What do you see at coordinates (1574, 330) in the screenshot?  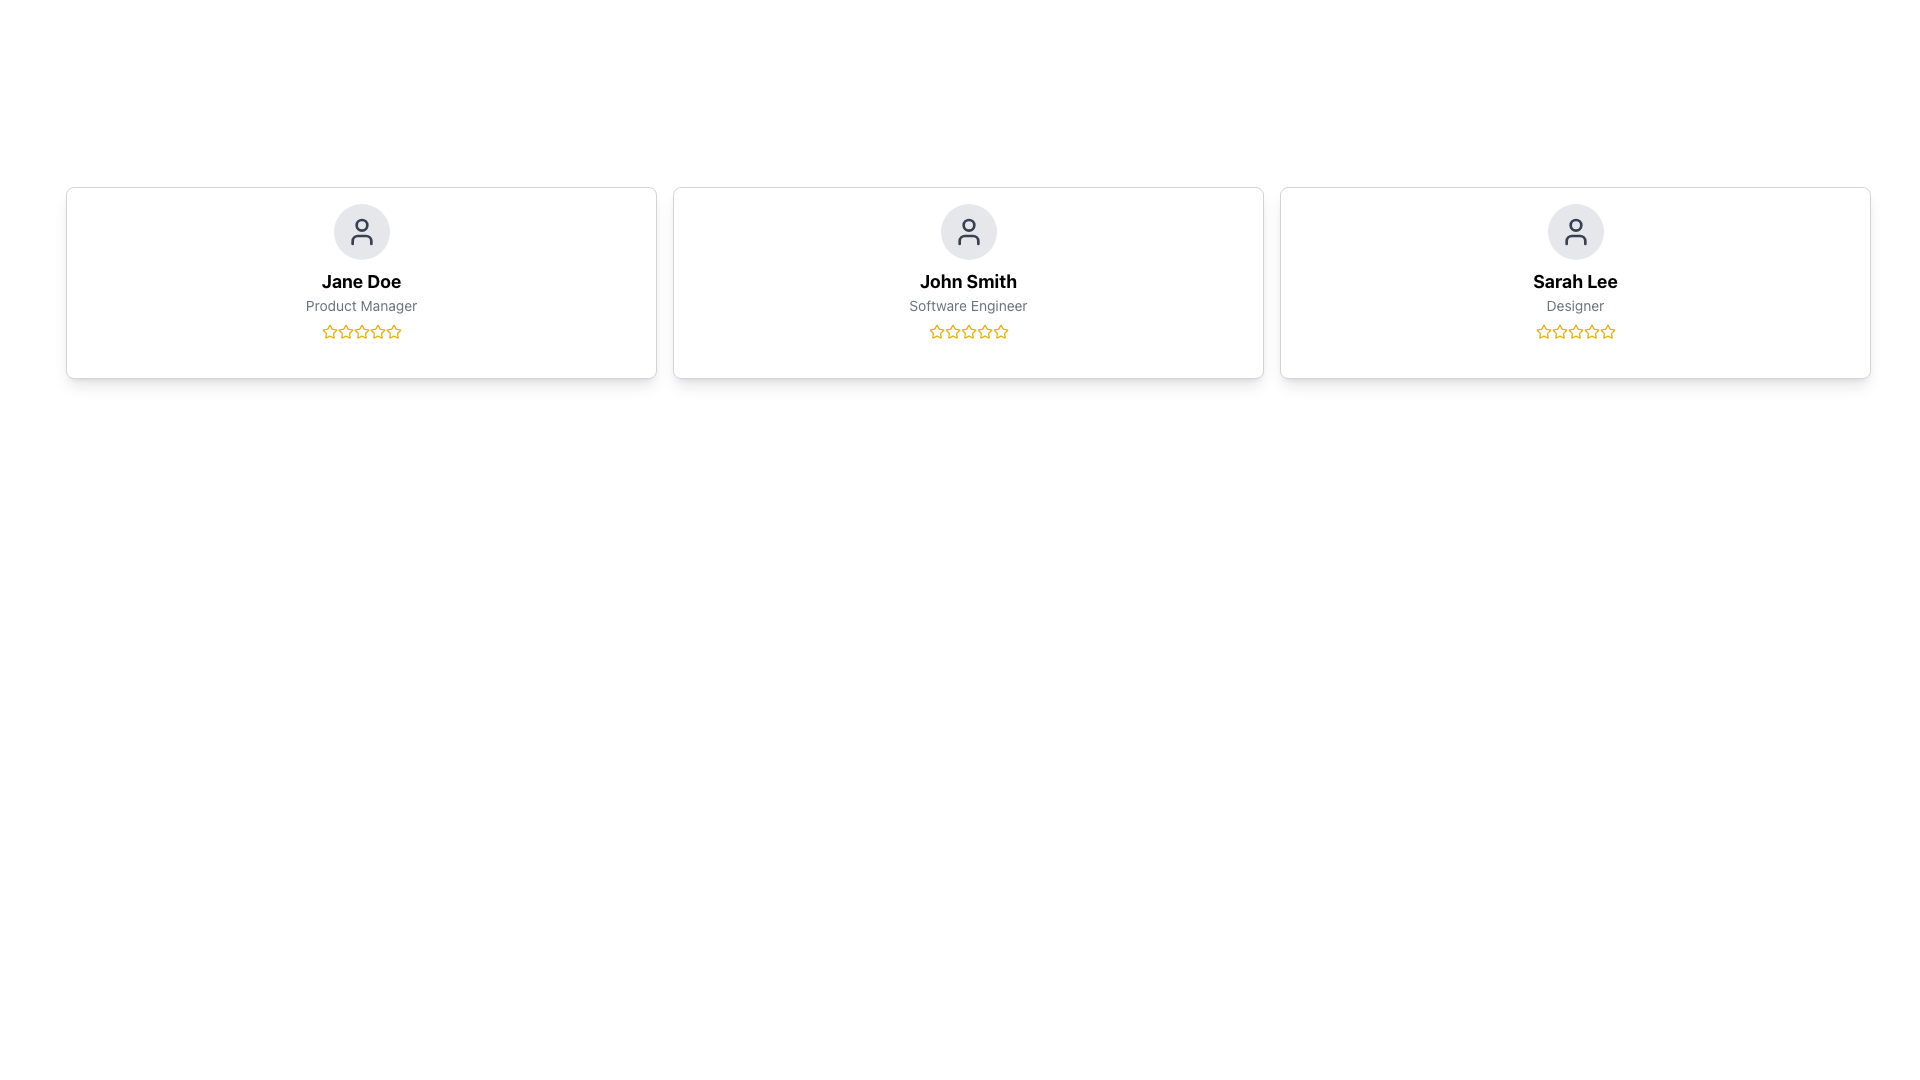 I see `the third star icon in the rating system of Sarah Lee's profile card, which is styled in yellow and indicates a rating` at bounding box center [1574, 330].